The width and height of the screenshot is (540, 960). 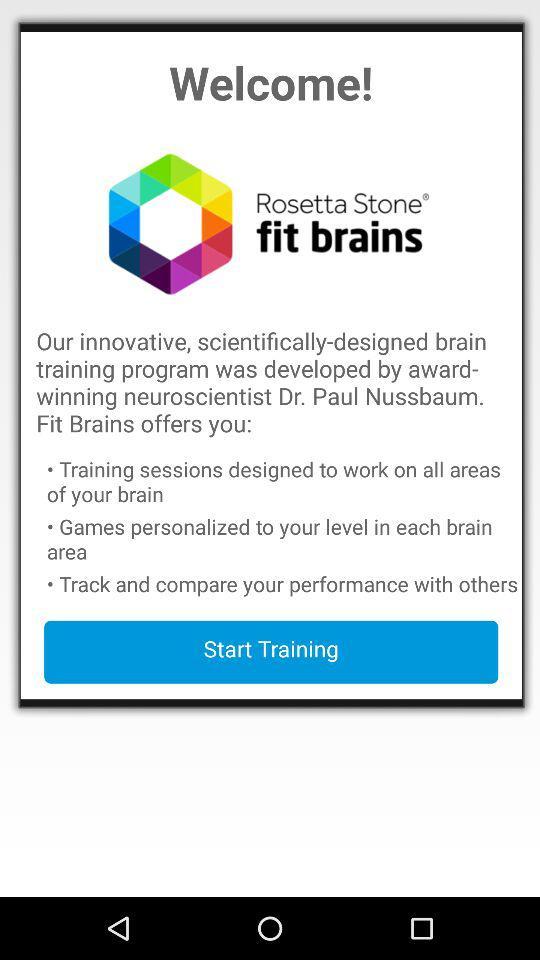 What do you see at coordinates (270, 651) in the screenshot?
I see `app below track and compare` at bounding box center [270, 651].